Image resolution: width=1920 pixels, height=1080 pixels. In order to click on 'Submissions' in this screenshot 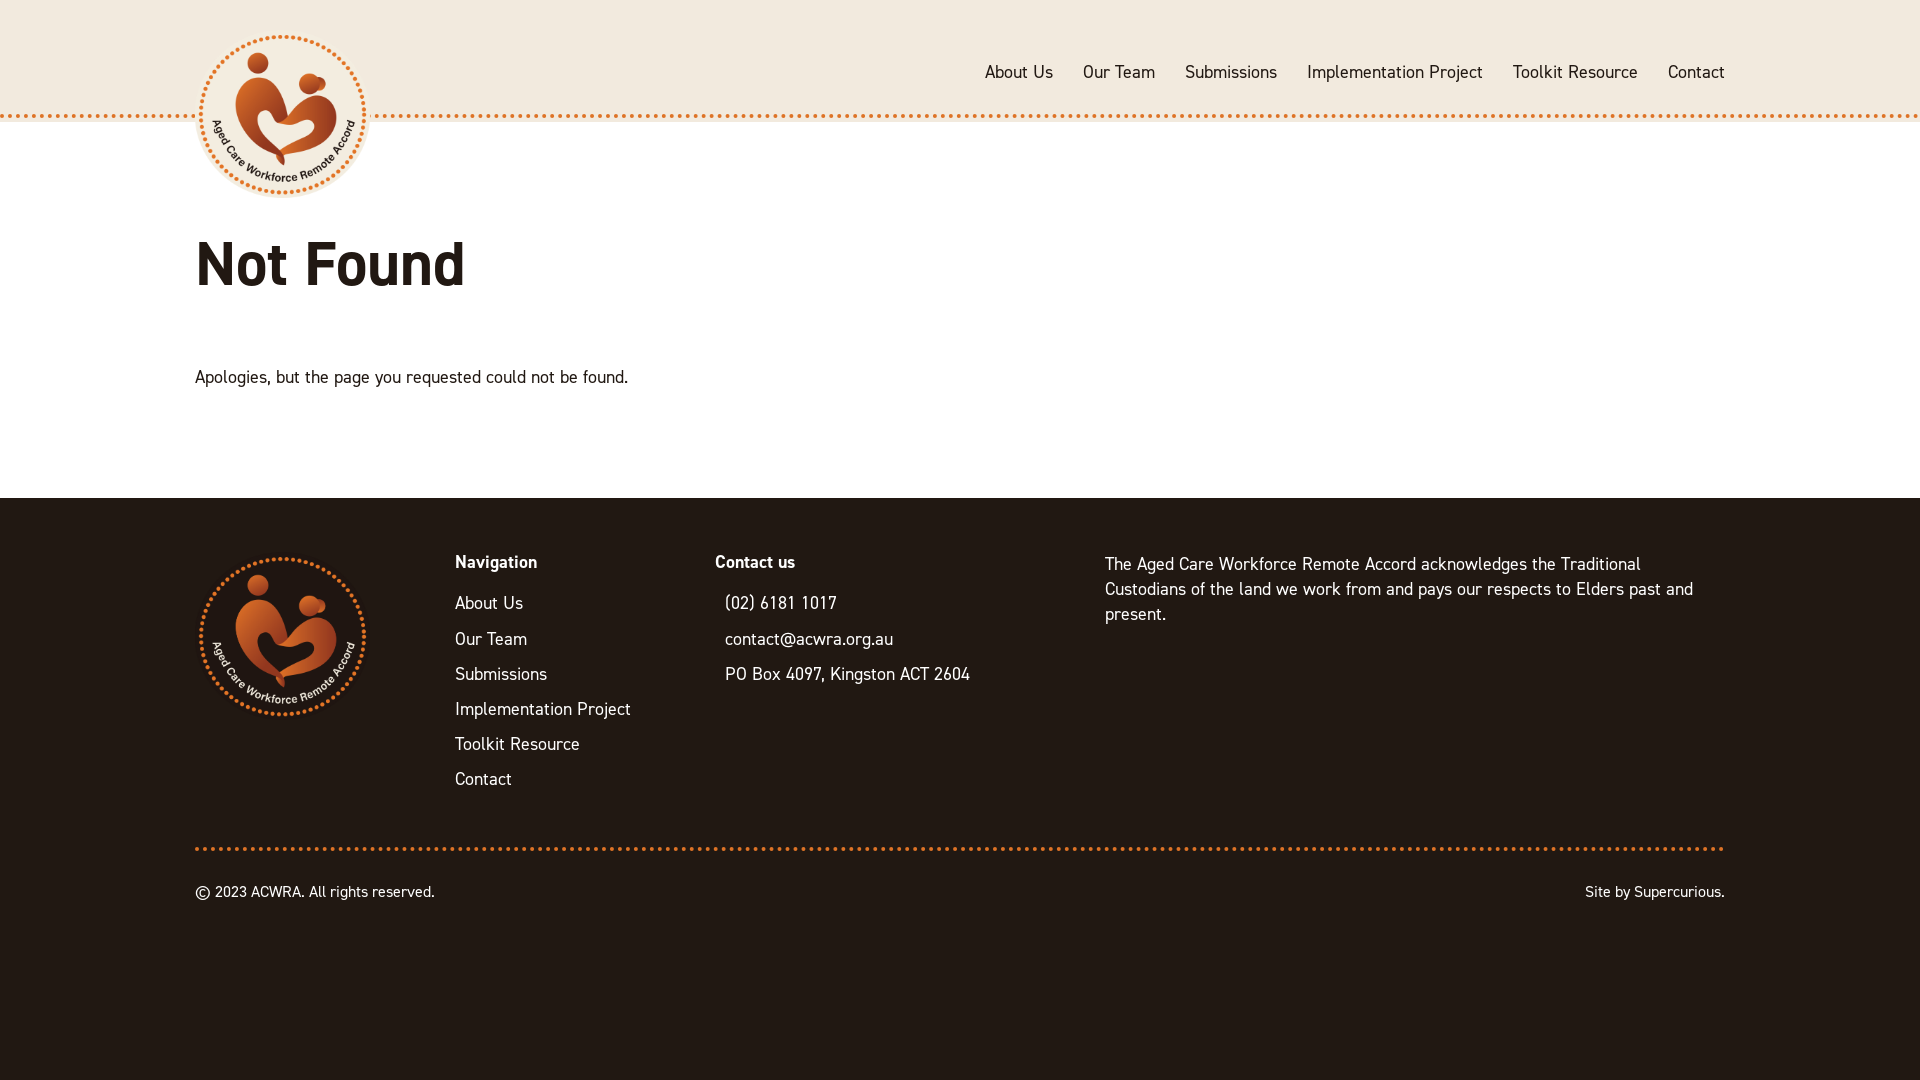, I will do `click(569, 674)`.